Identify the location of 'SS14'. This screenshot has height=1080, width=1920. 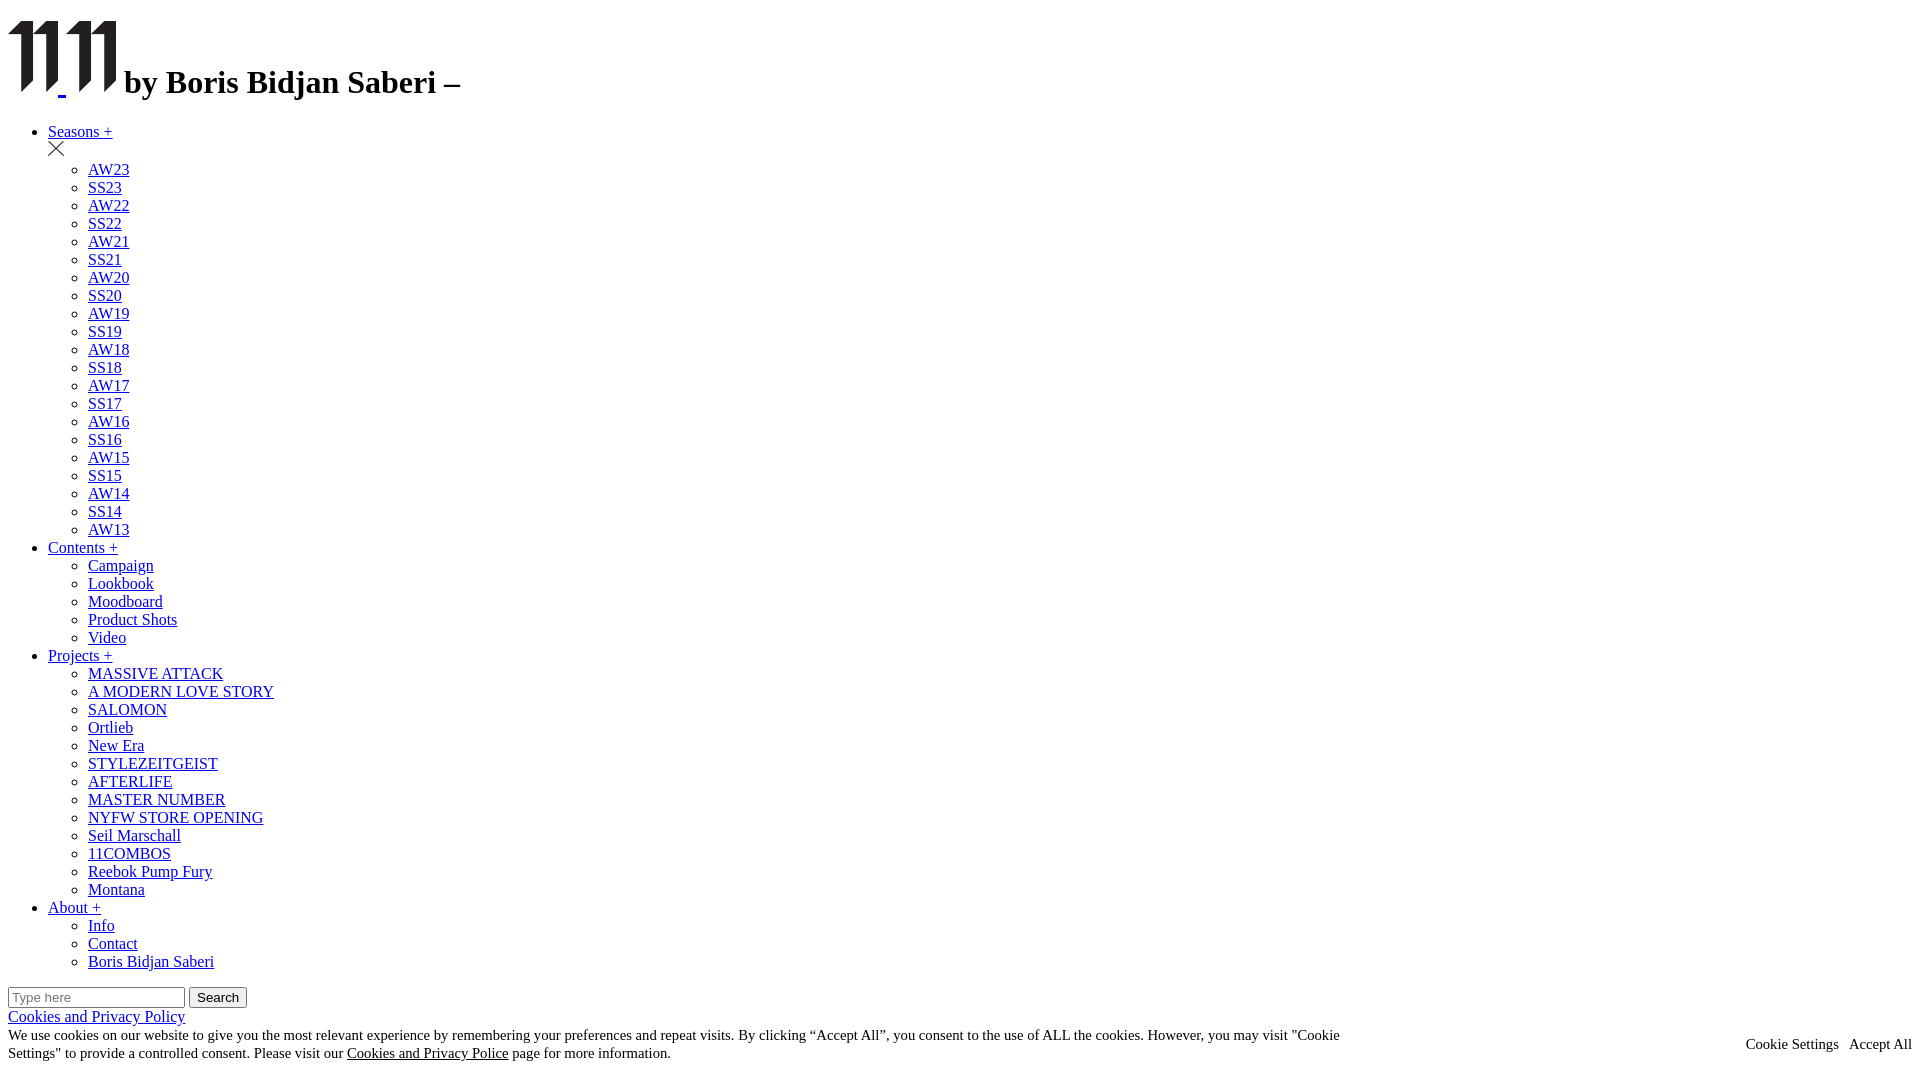
(104, 510).